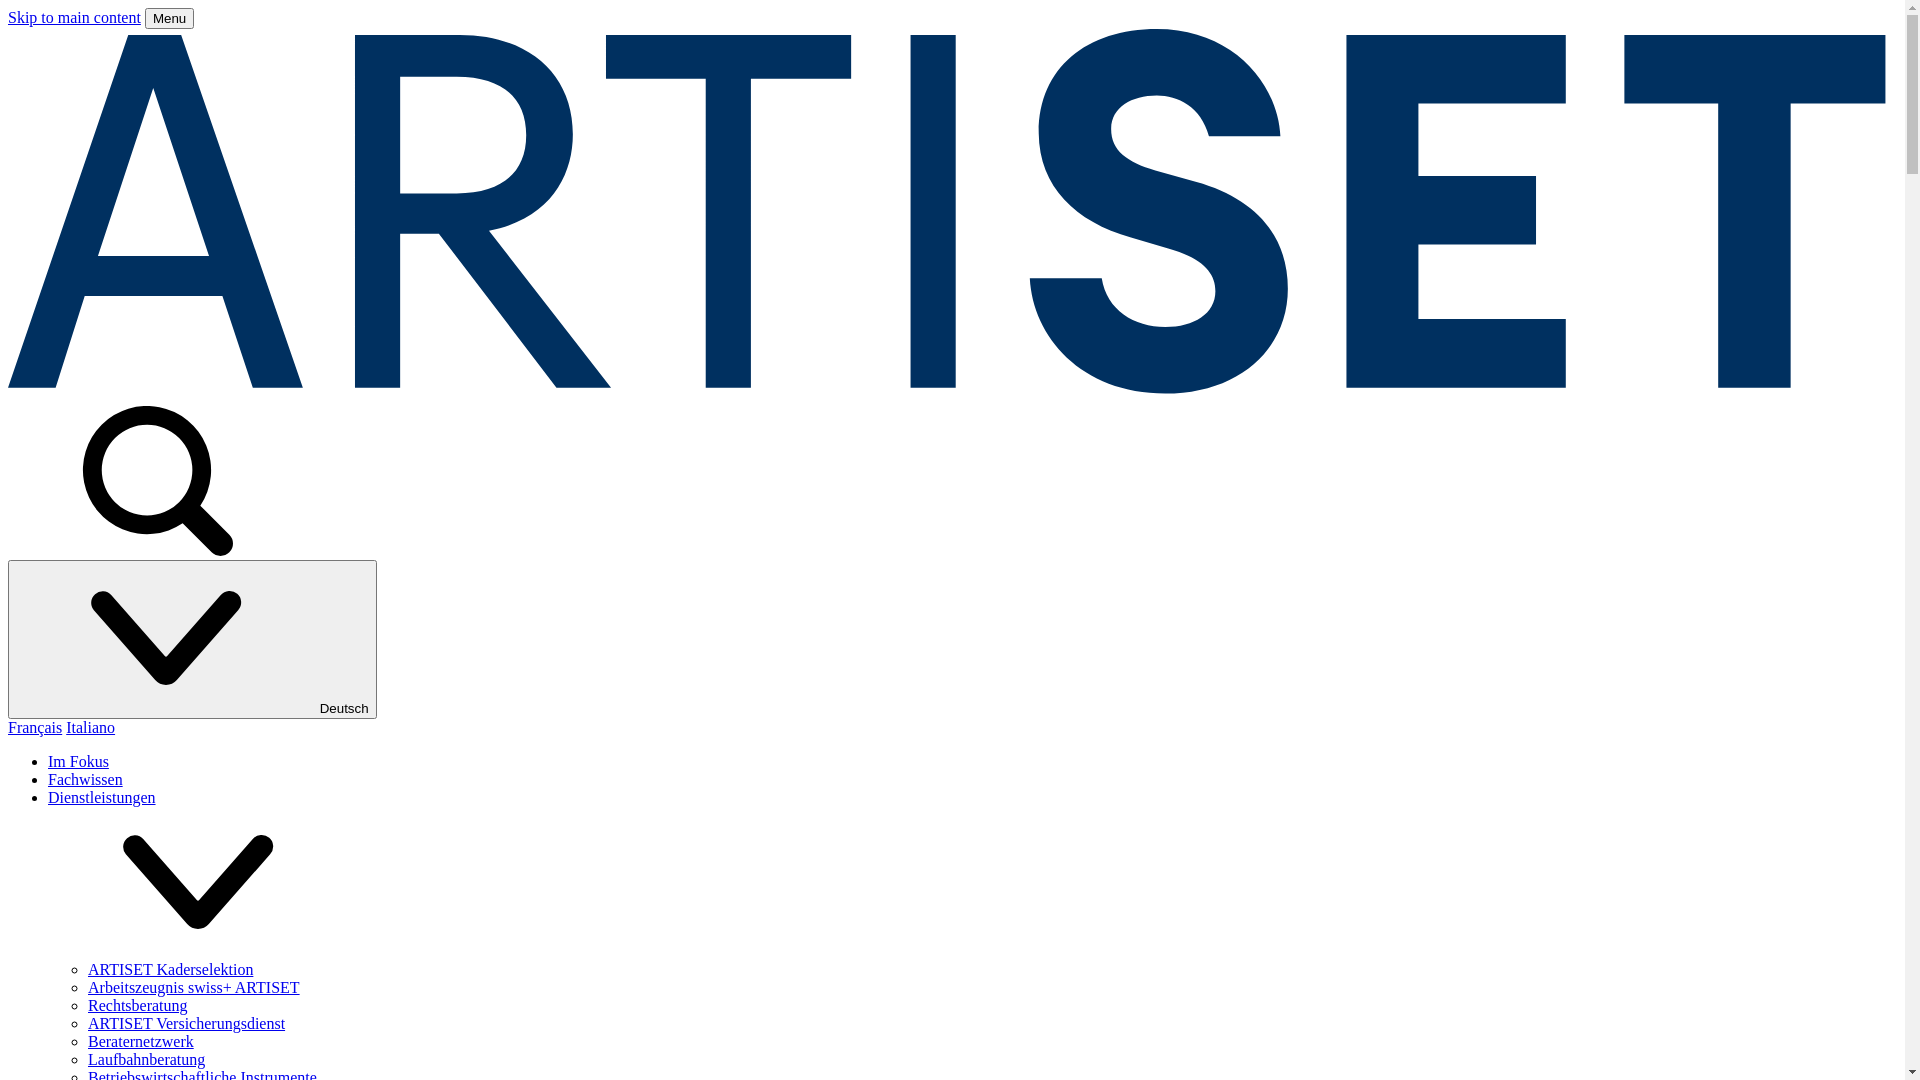 Image resolution: width=1920 pixels, height=1080 pixels. I want to click on 'Menu', so click(169, 18).